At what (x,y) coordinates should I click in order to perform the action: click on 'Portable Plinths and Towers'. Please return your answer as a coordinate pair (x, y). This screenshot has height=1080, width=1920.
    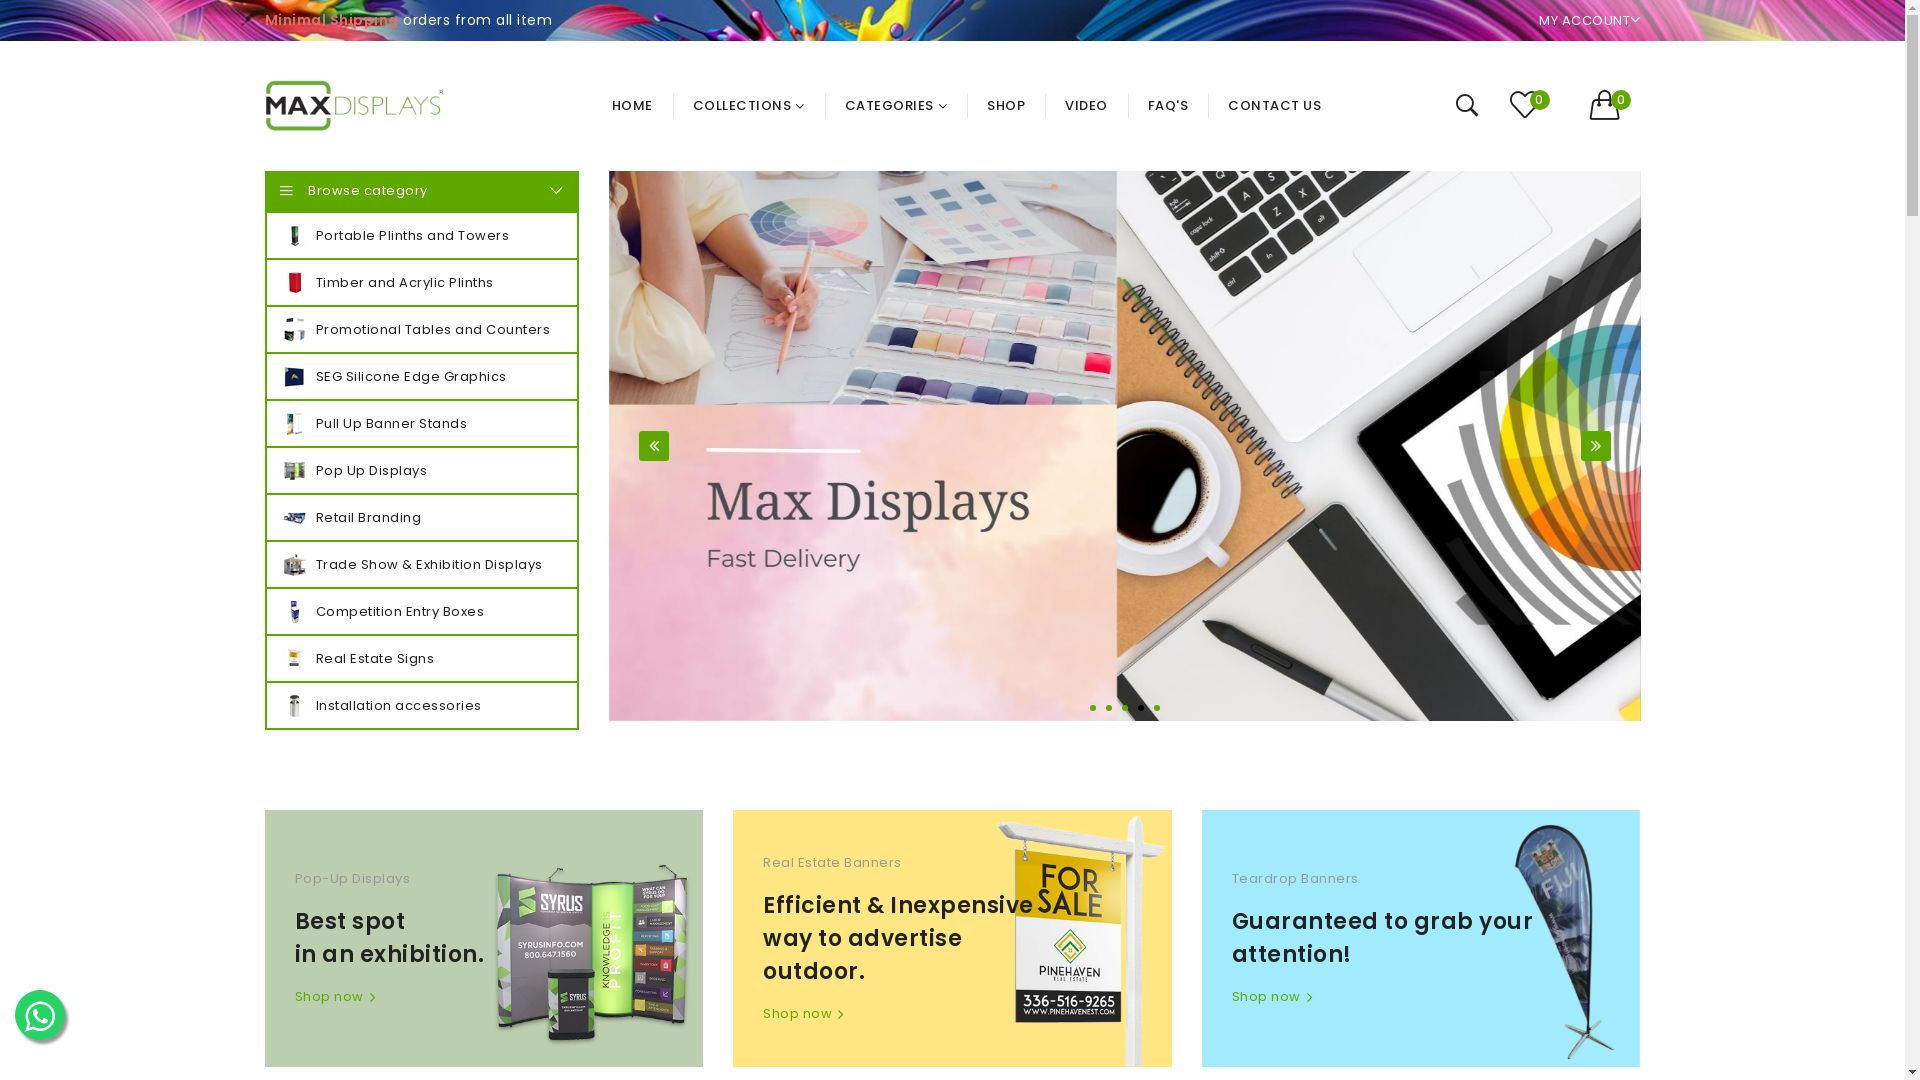
    Looking at the image, I should click on (420, 234).